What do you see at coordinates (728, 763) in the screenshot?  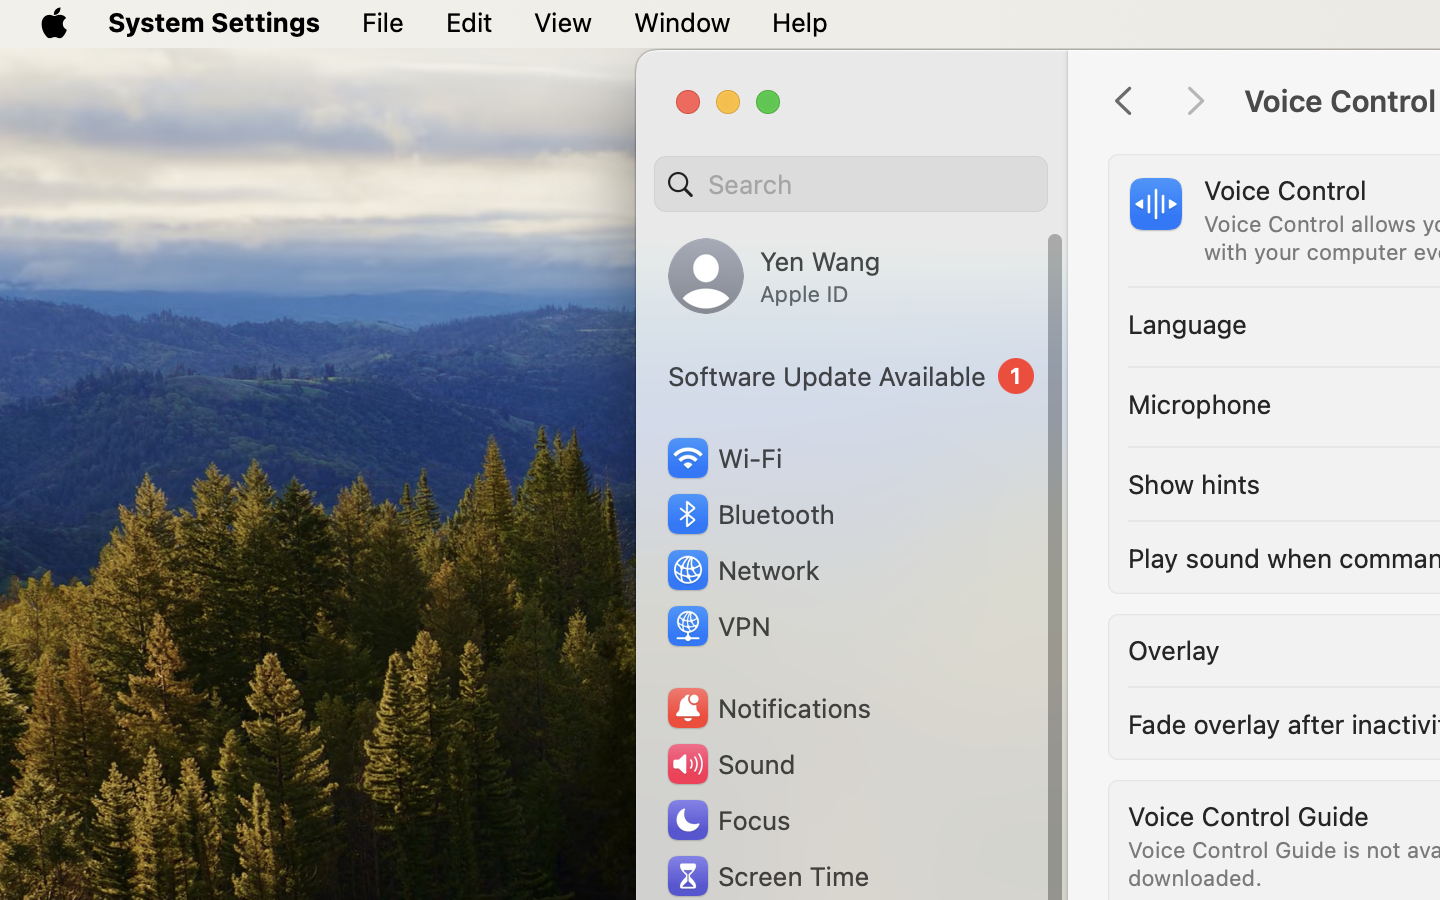 I see `'Sound'` at bounding box center [728, 763].